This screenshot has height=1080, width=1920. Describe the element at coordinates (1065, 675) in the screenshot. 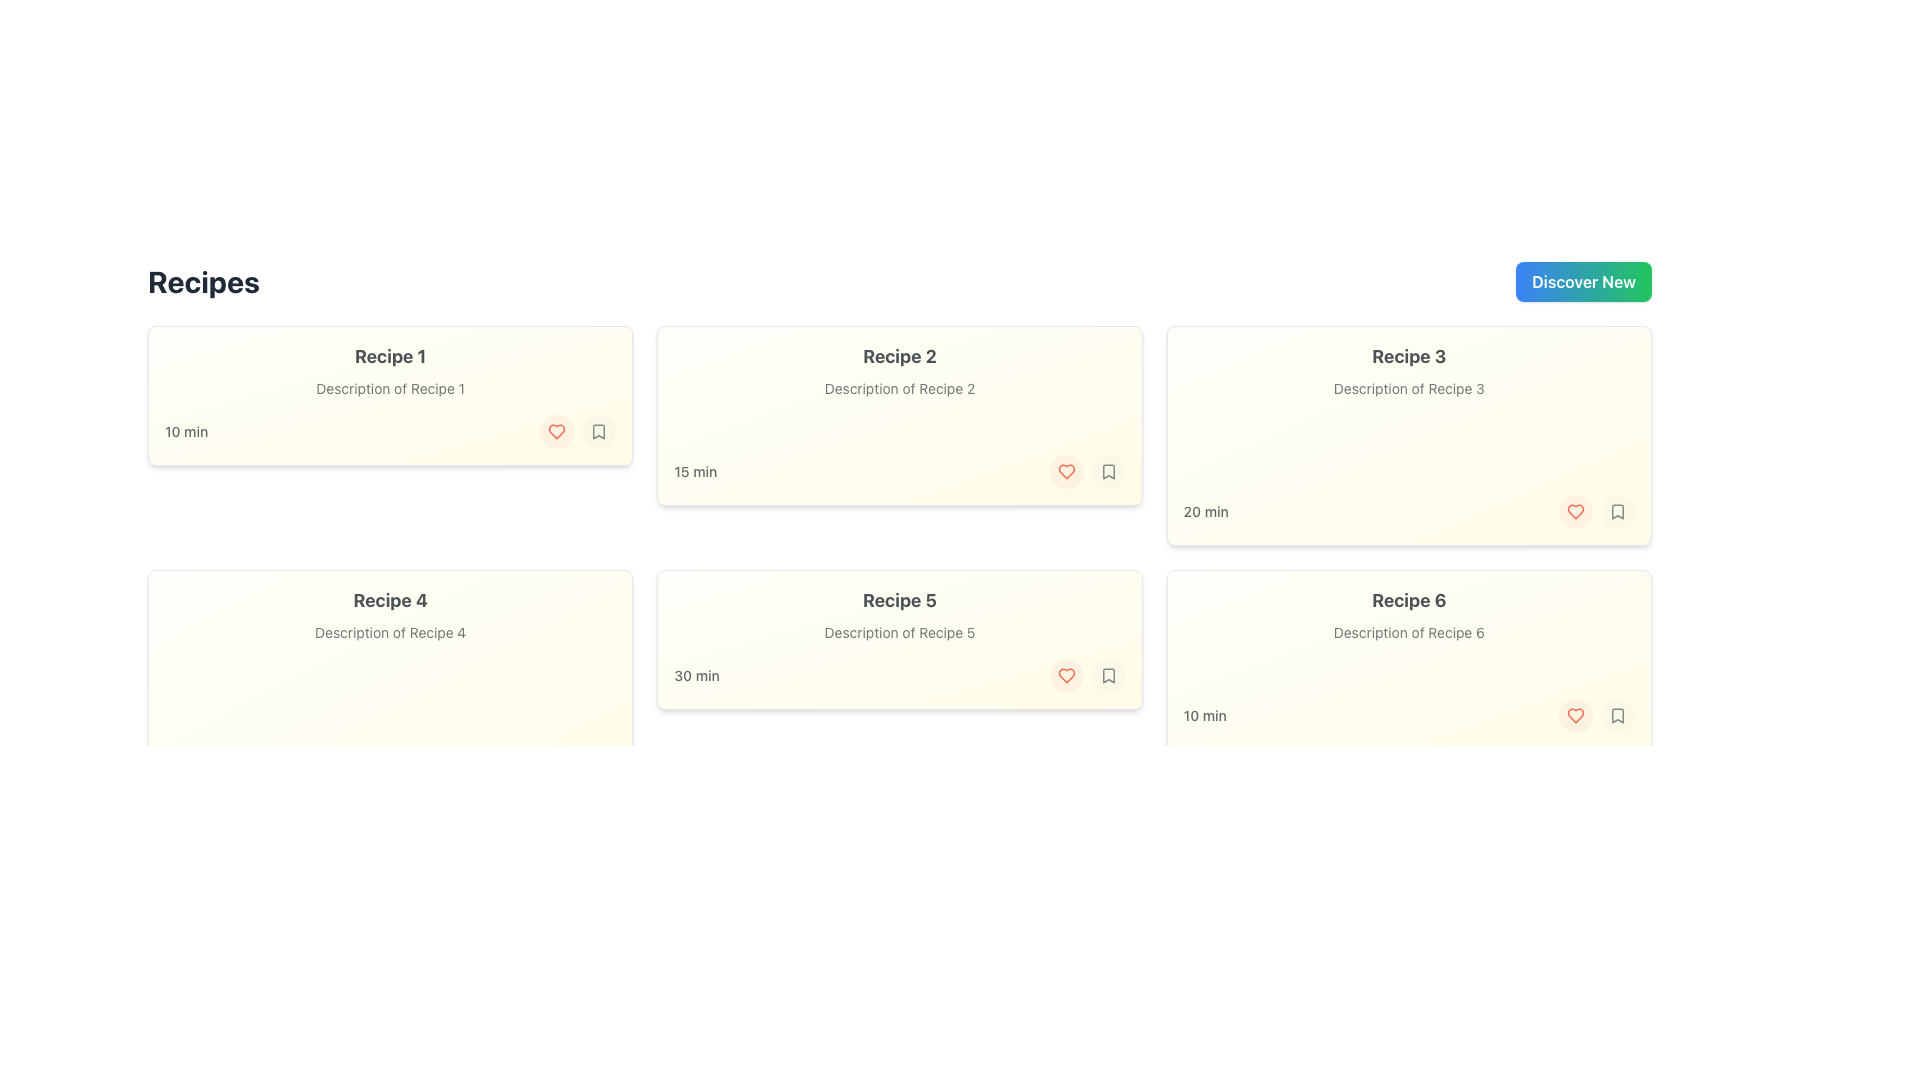

I see `the 'like' button located in the lower right corner of the card labeled 'Recipe 5' to like the recipe` at that location.